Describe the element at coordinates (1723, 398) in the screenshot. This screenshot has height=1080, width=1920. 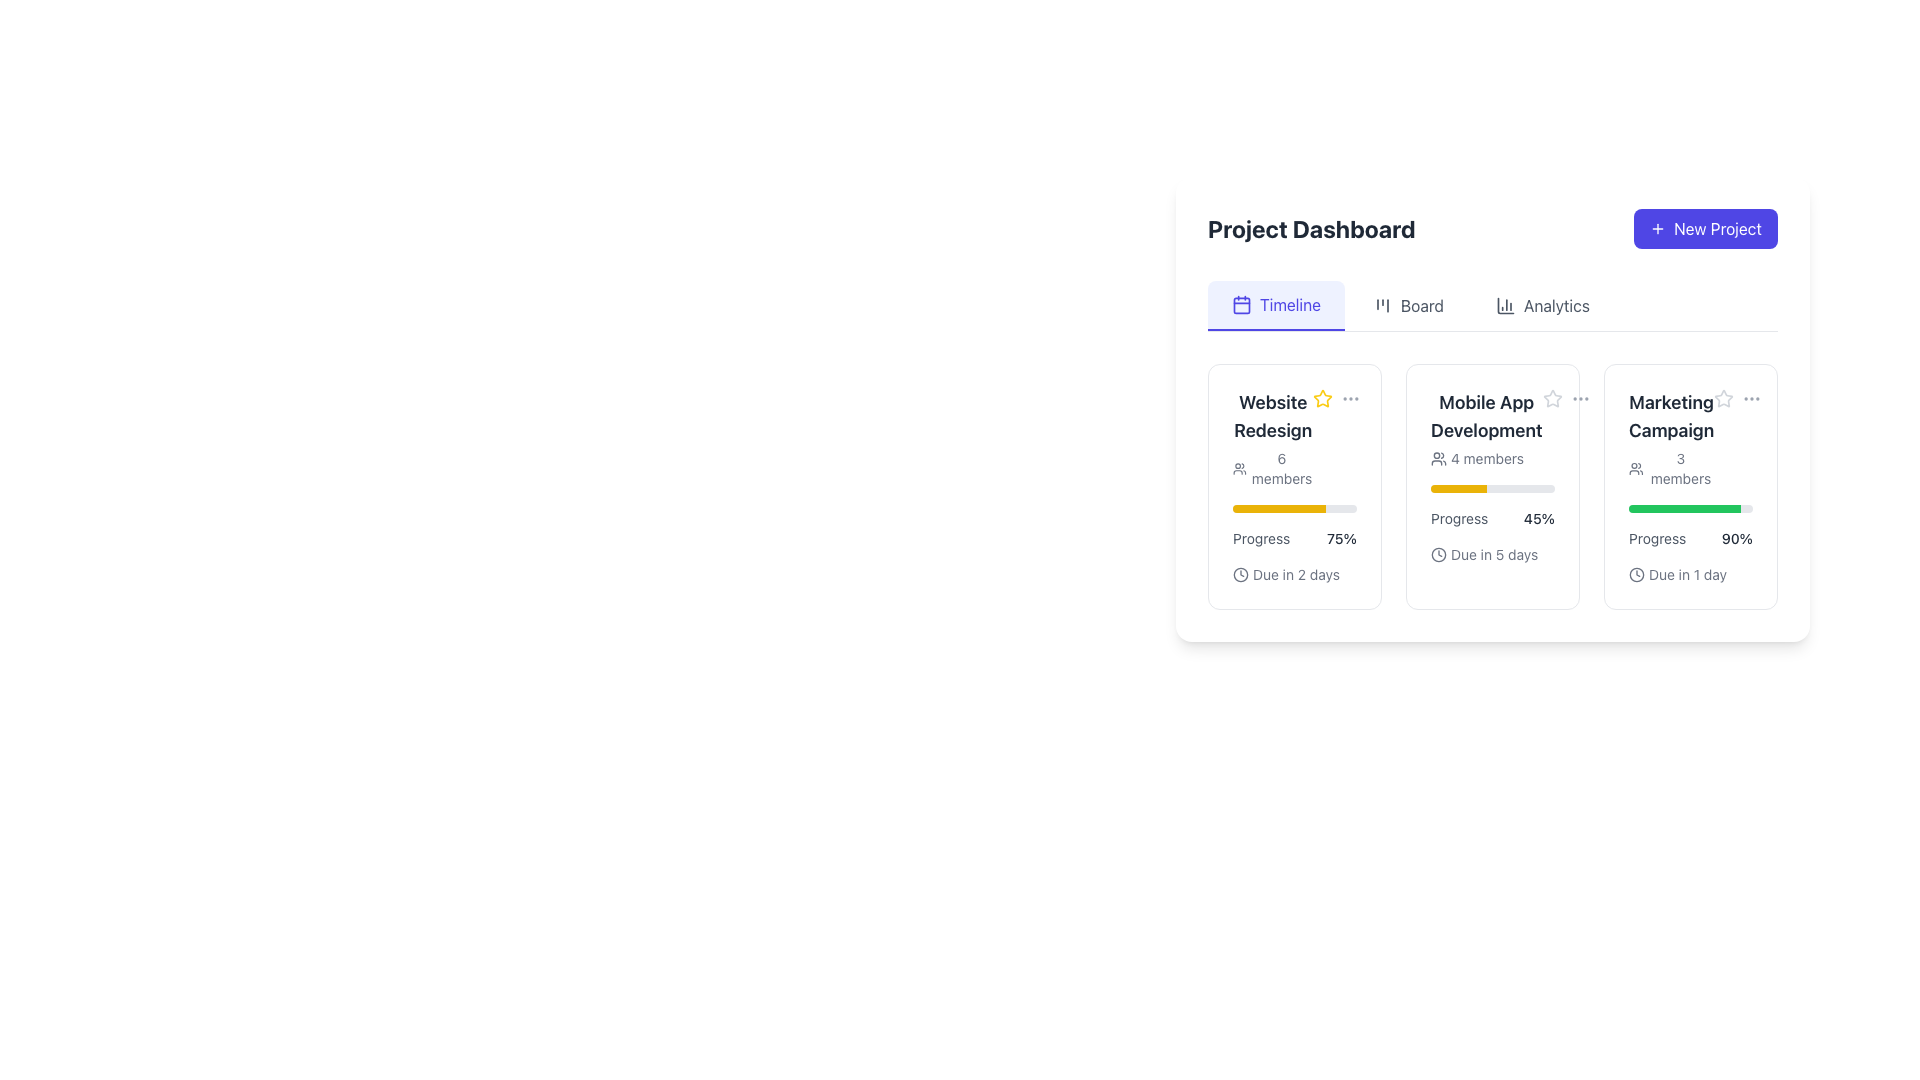
I see `the star-shaped icon with a gray outline in the top-right corner of the 'Marketing Campaign' project card to mark it as favorite` at that location.